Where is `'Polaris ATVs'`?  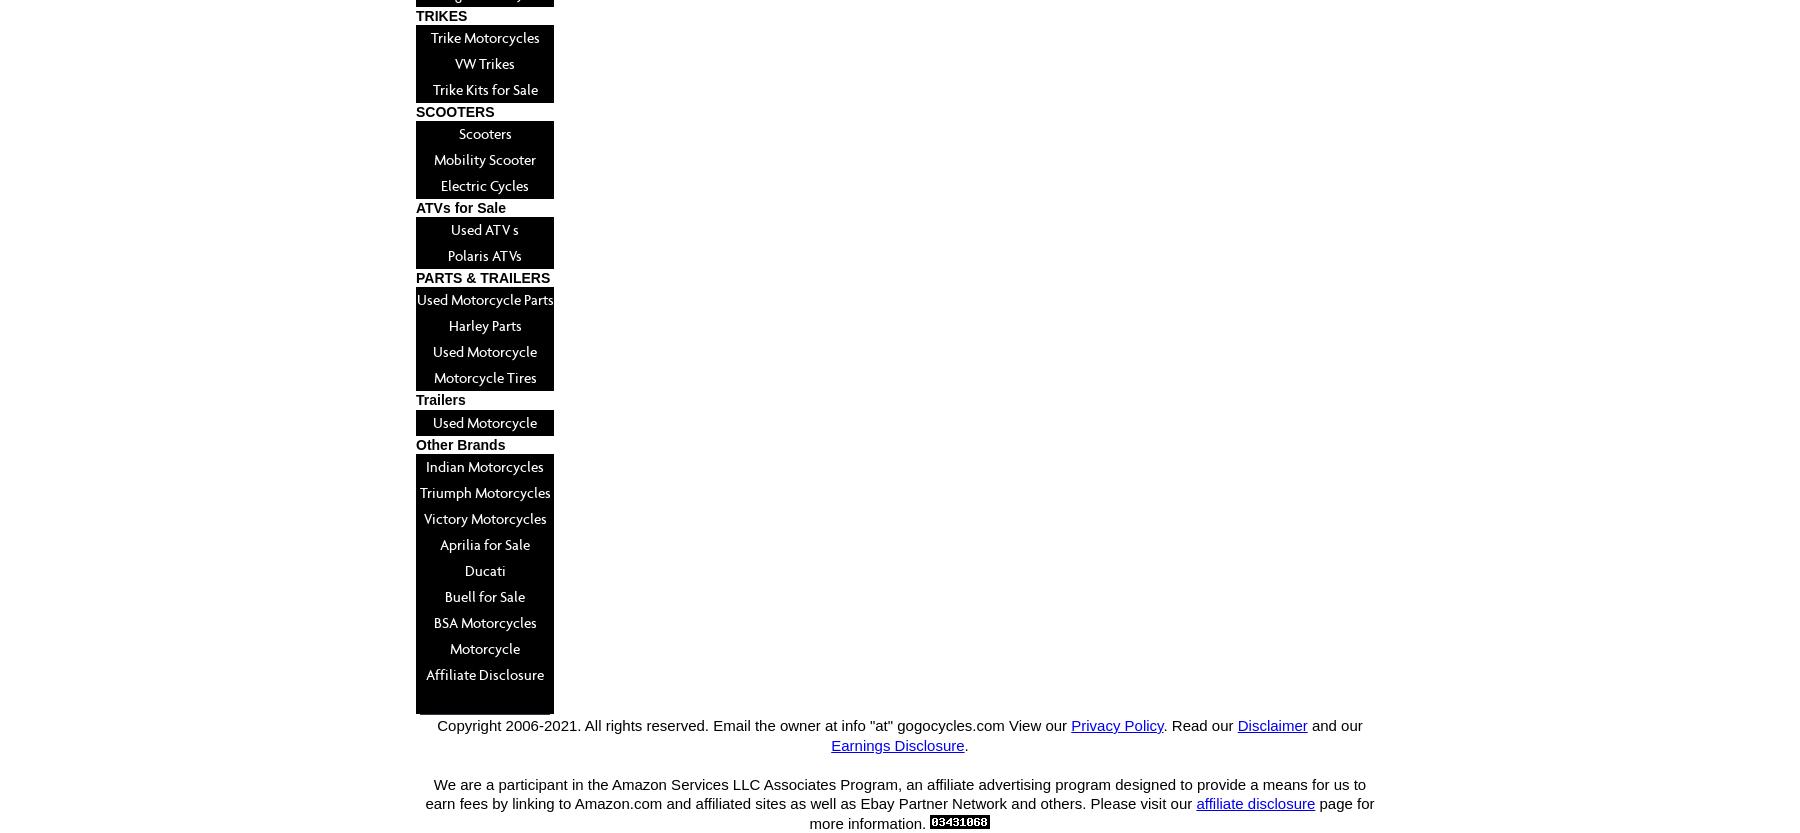
'Polaris ATVs' is located at coordinates (483, 255).